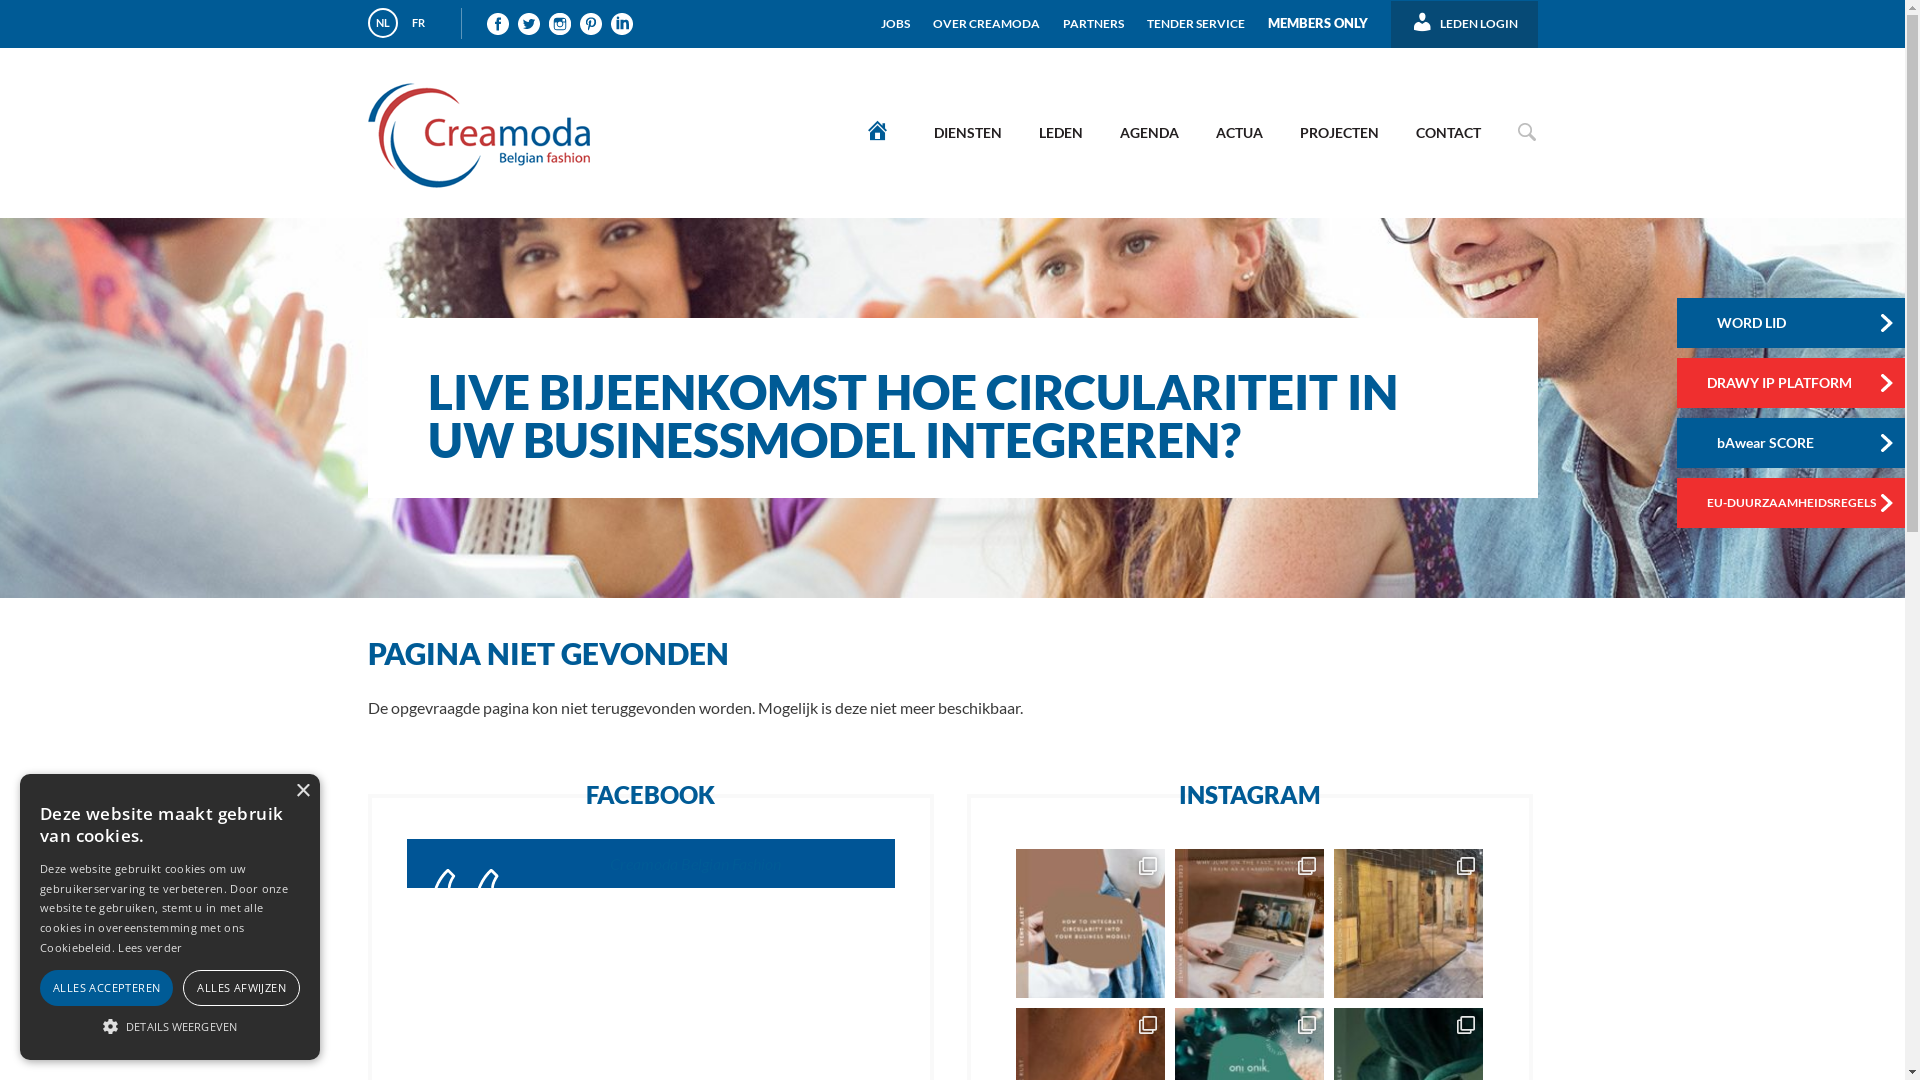 This screenshot has width=1920, height=1080. Describe the element at coordinates (148, 946) in the screenshot. I see `'Lees verder'` at that location.